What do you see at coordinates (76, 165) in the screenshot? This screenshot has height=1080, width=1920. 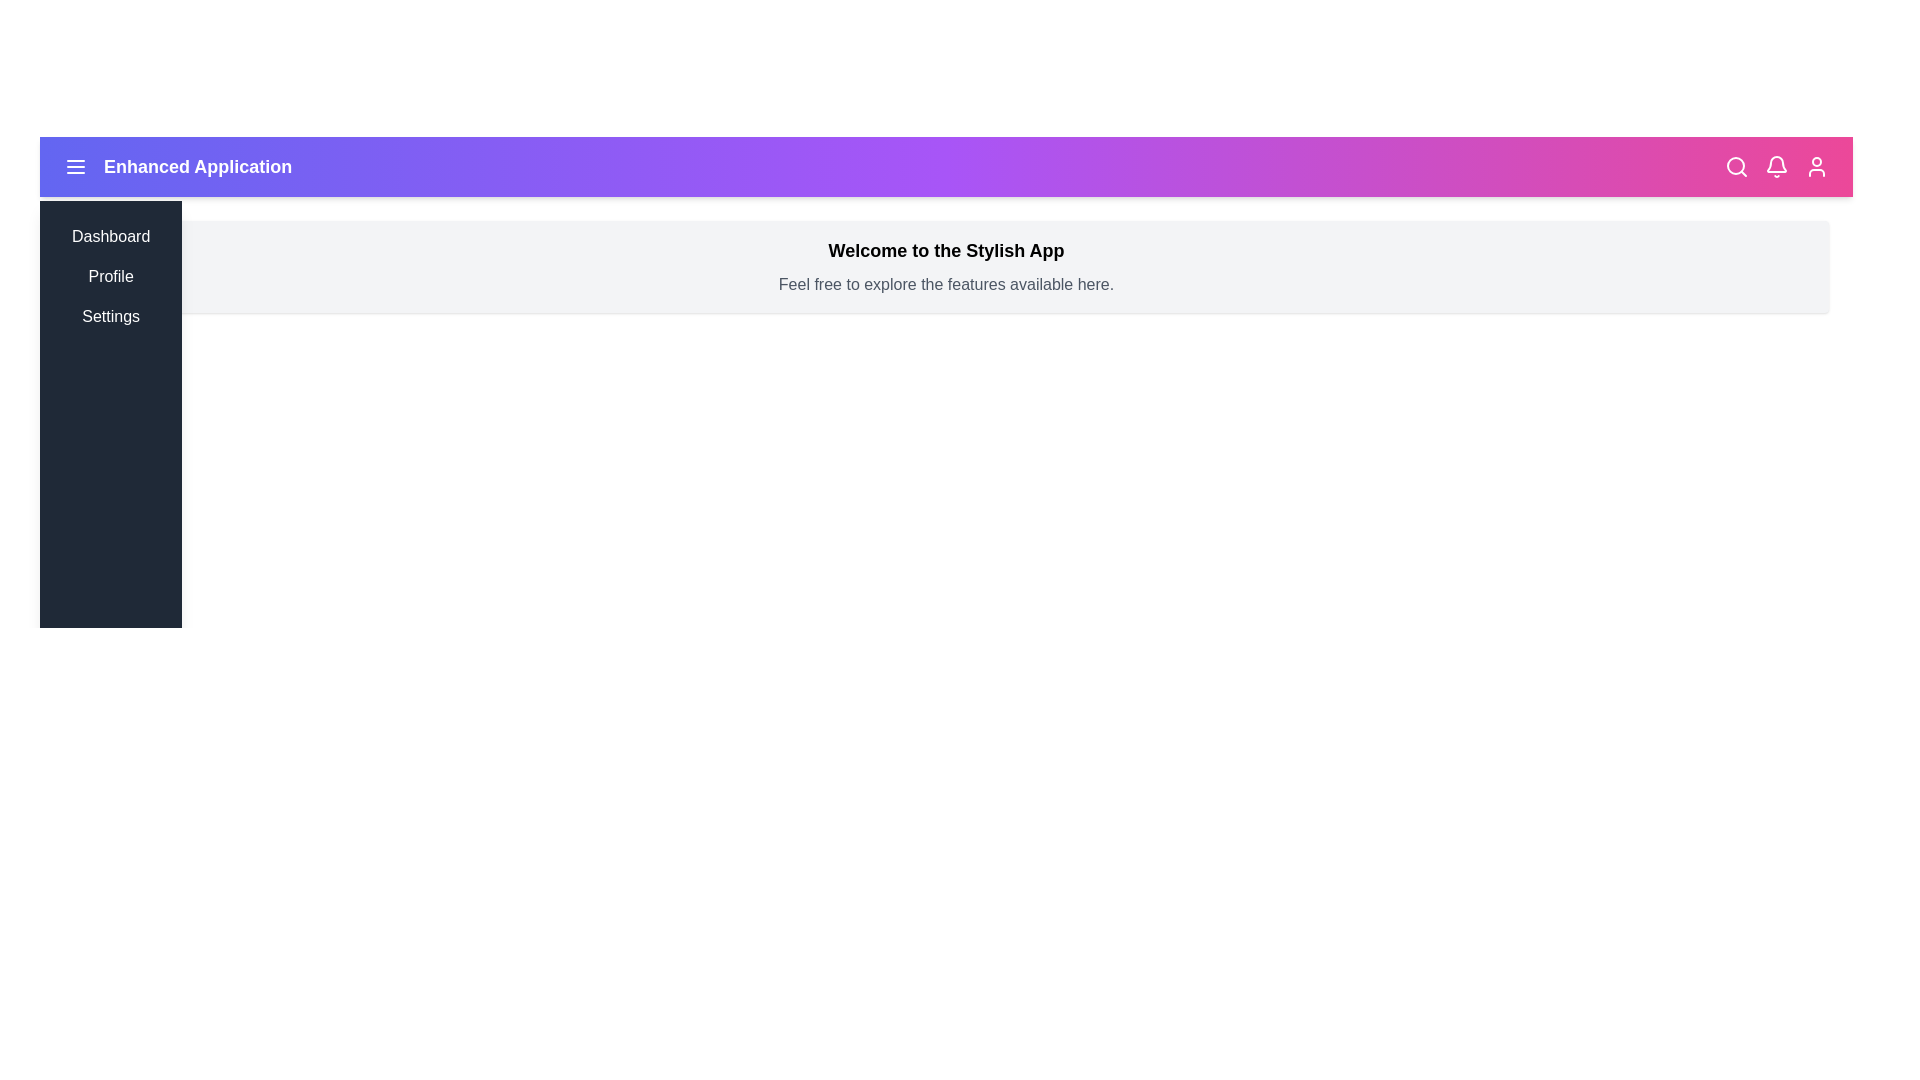 I see `the menu icon to toggle the sidebar visibility` at bounding box center [76, 165].